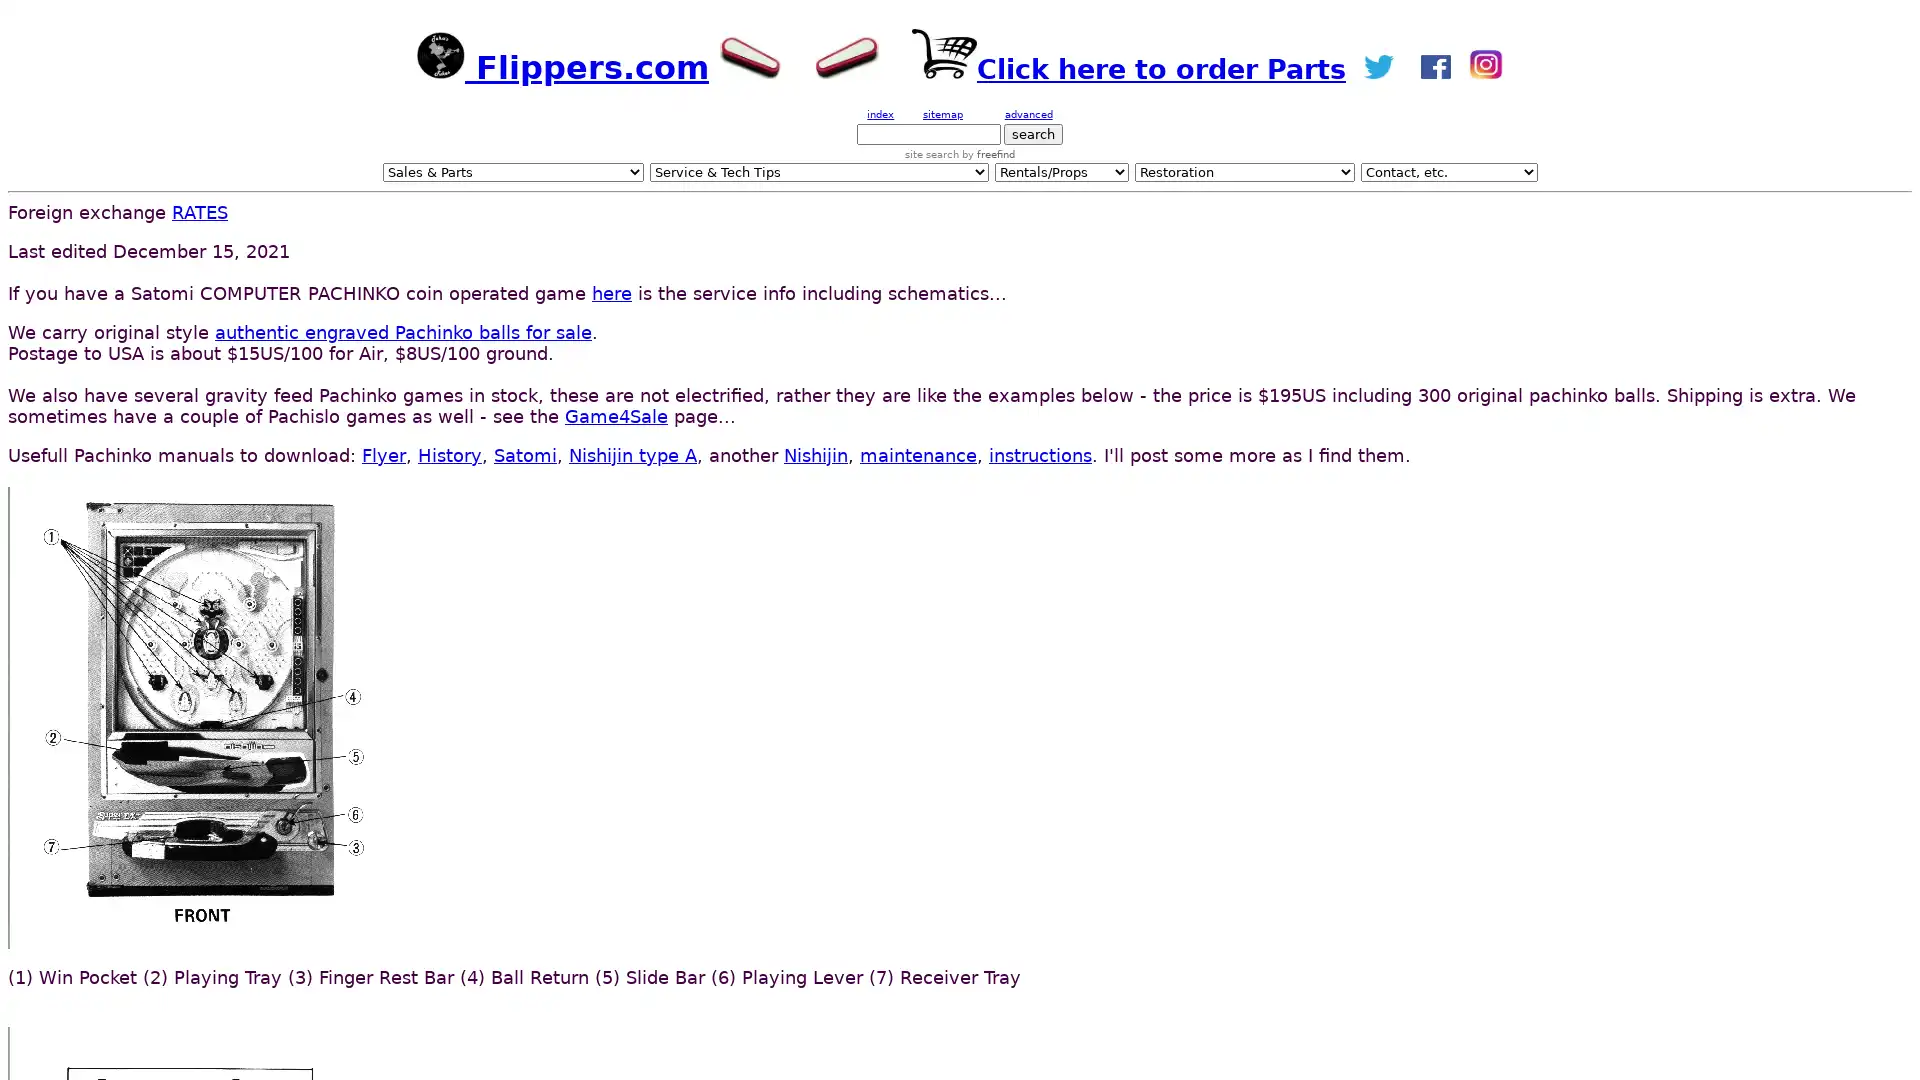 Image resolution: width=1920 pixels, height=1080 pixels. Describe the element at coordinates (1033, 134) in the screenshot. I see `search` at that location.